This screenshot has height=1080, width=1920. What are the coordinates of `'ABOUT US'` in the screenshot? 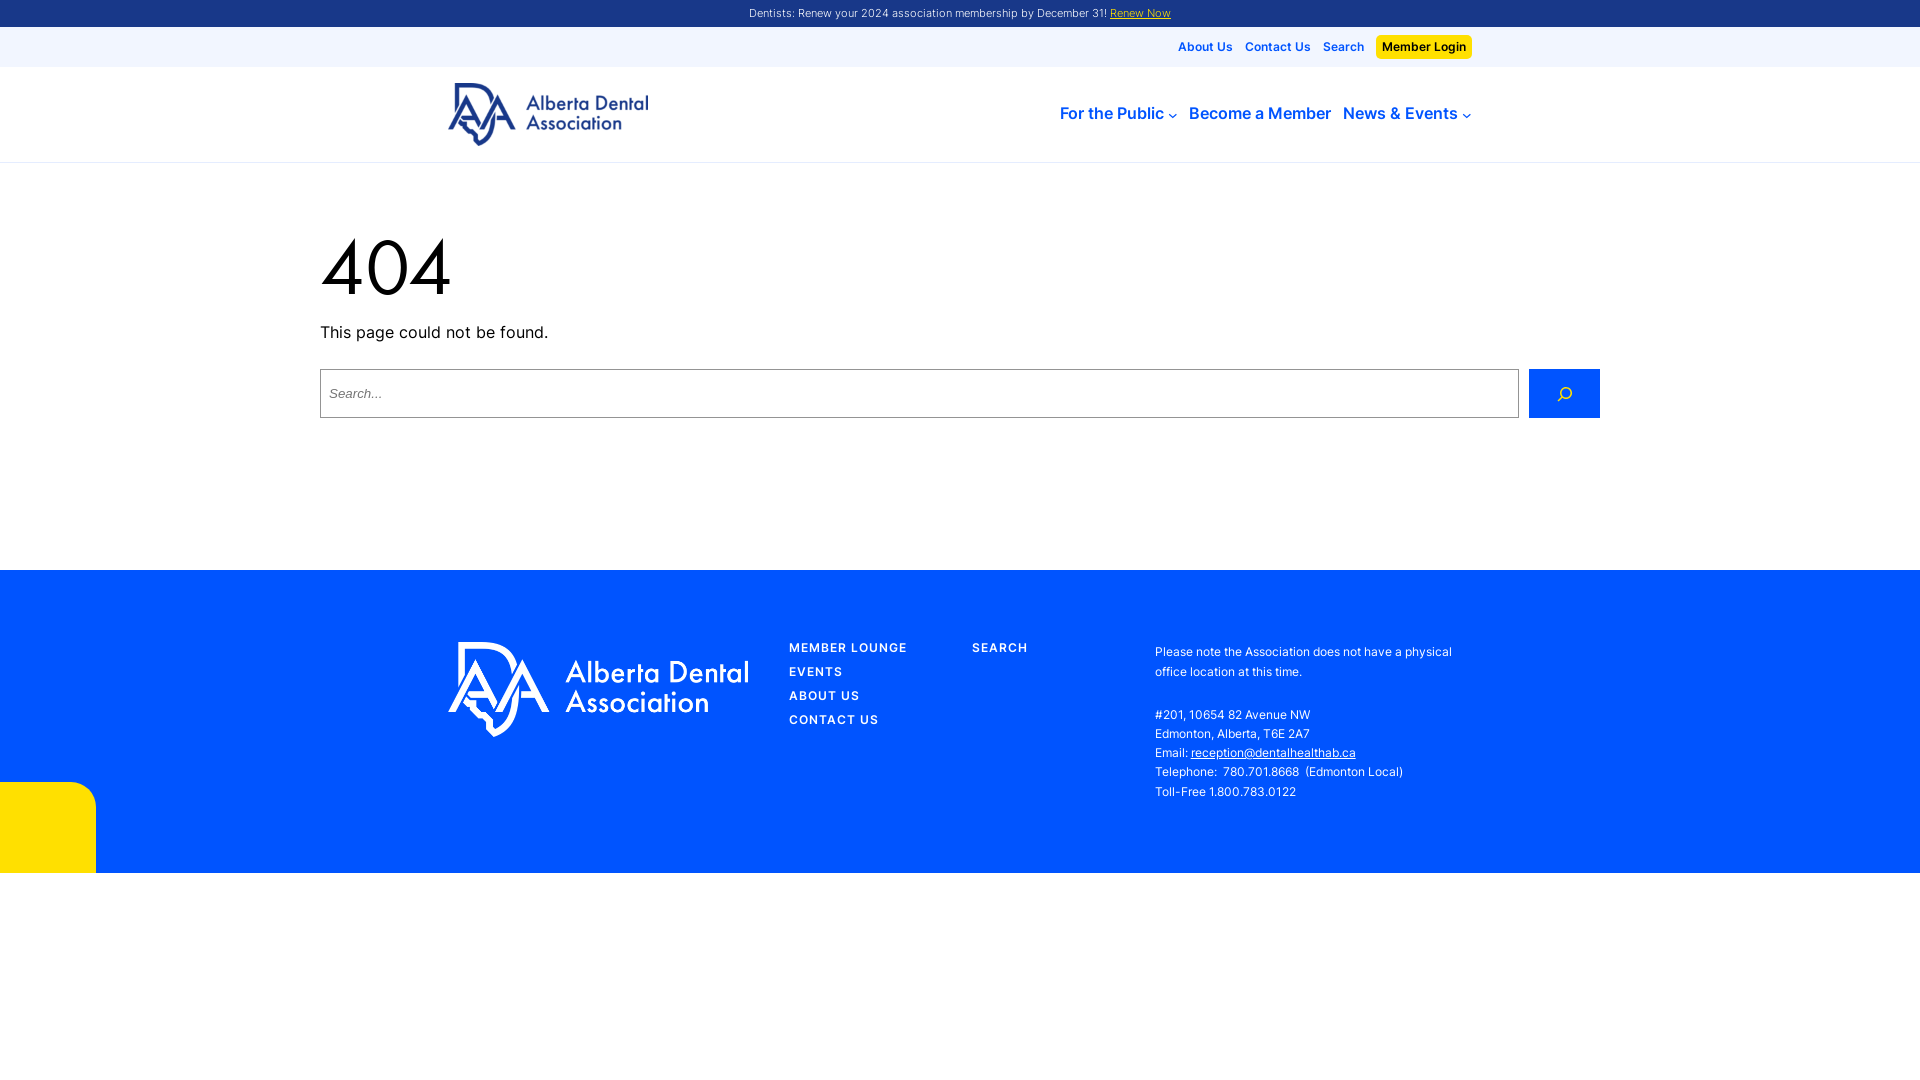 It's located at (824, 694).